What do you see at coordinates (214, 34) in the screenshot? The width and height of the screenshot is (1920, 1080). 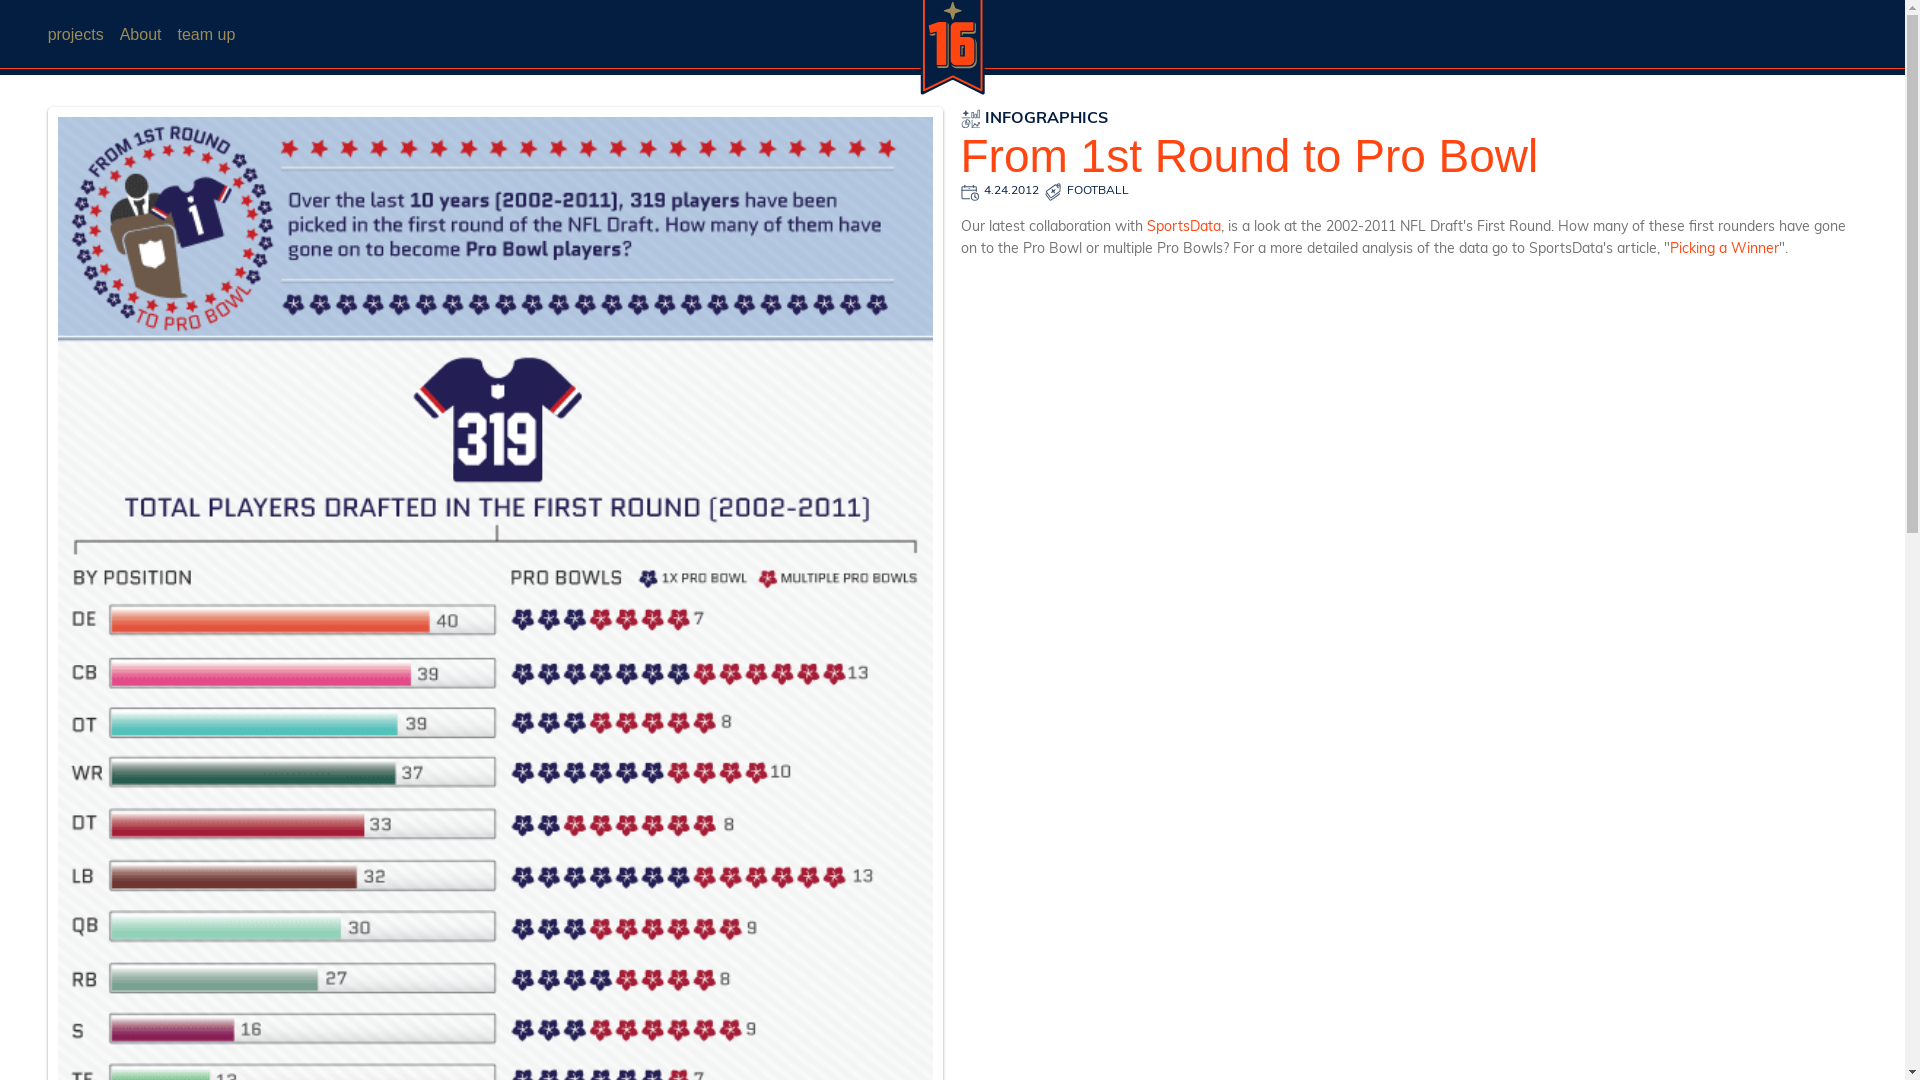 I see `'team up'` at bounding box center [214, 34].